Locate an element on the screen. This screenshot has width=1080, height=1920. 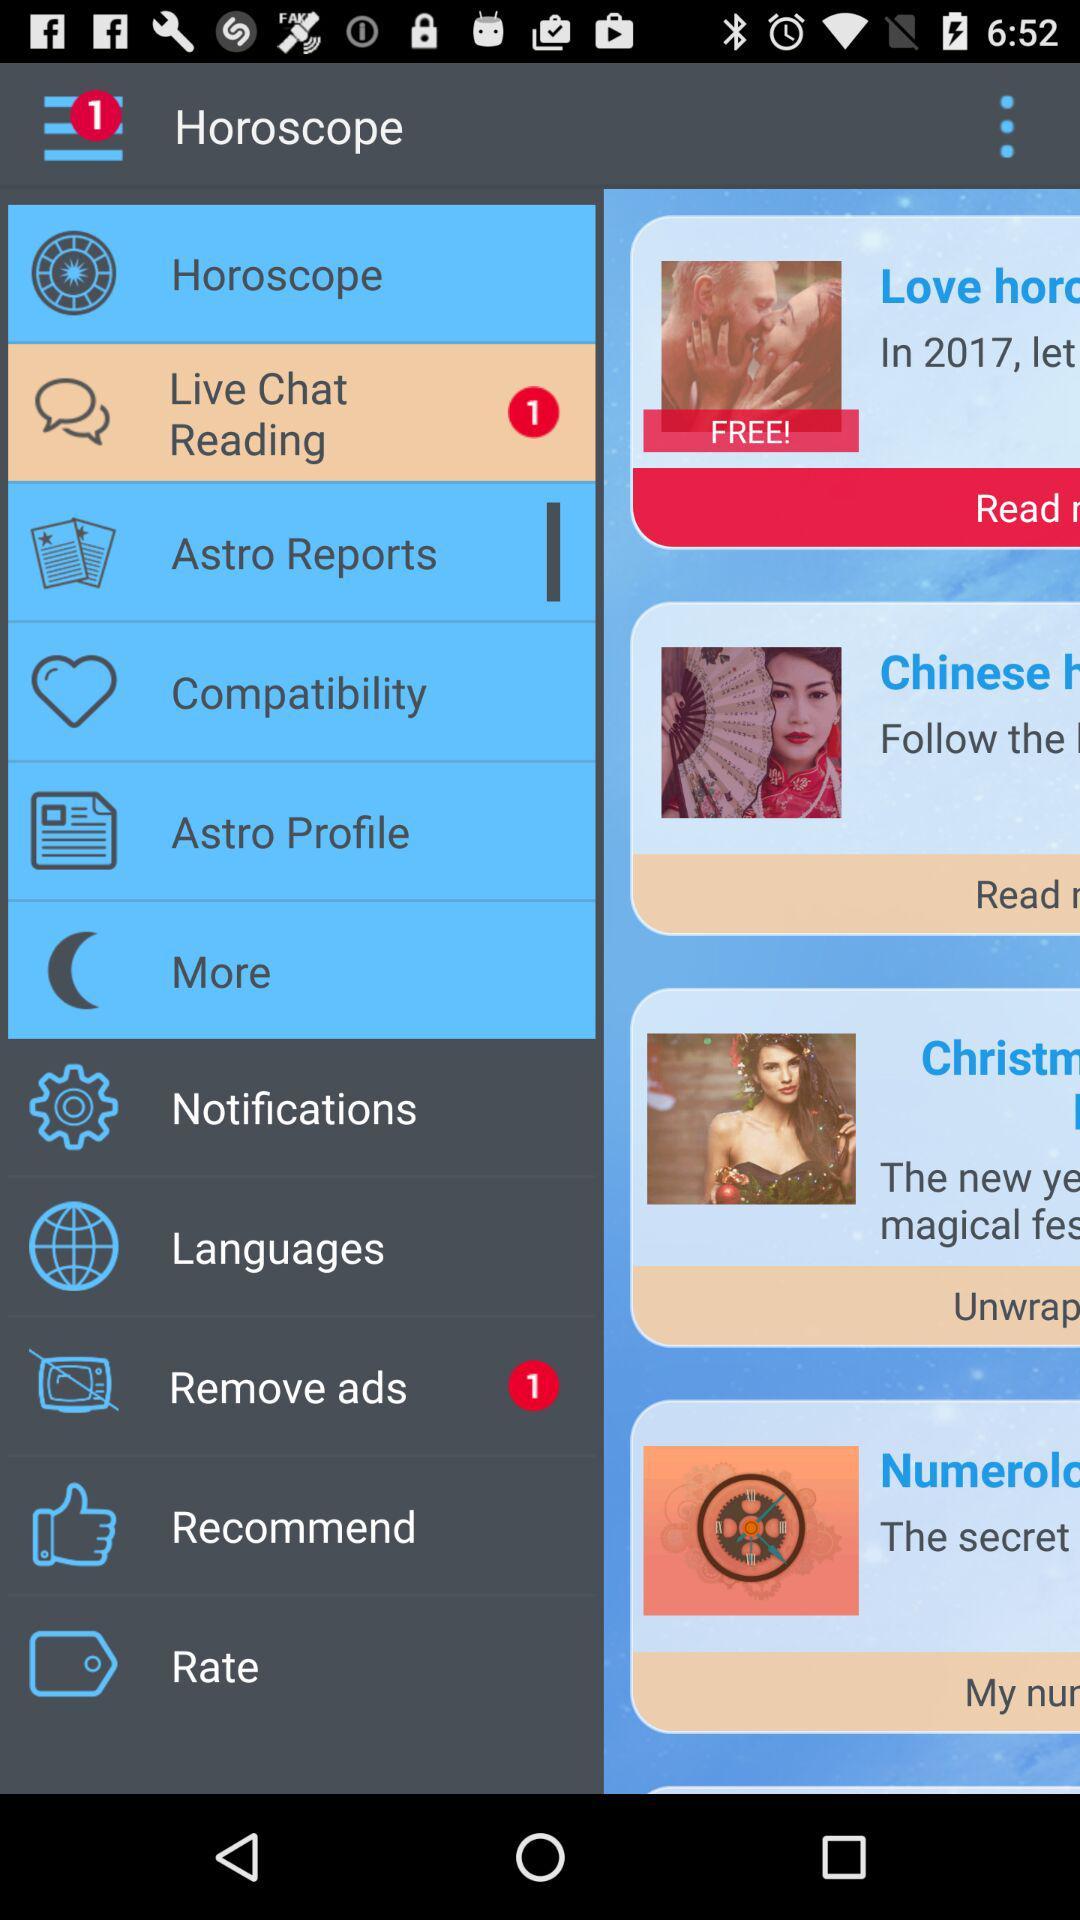
show the menu is located at coordinates (1006, 124).